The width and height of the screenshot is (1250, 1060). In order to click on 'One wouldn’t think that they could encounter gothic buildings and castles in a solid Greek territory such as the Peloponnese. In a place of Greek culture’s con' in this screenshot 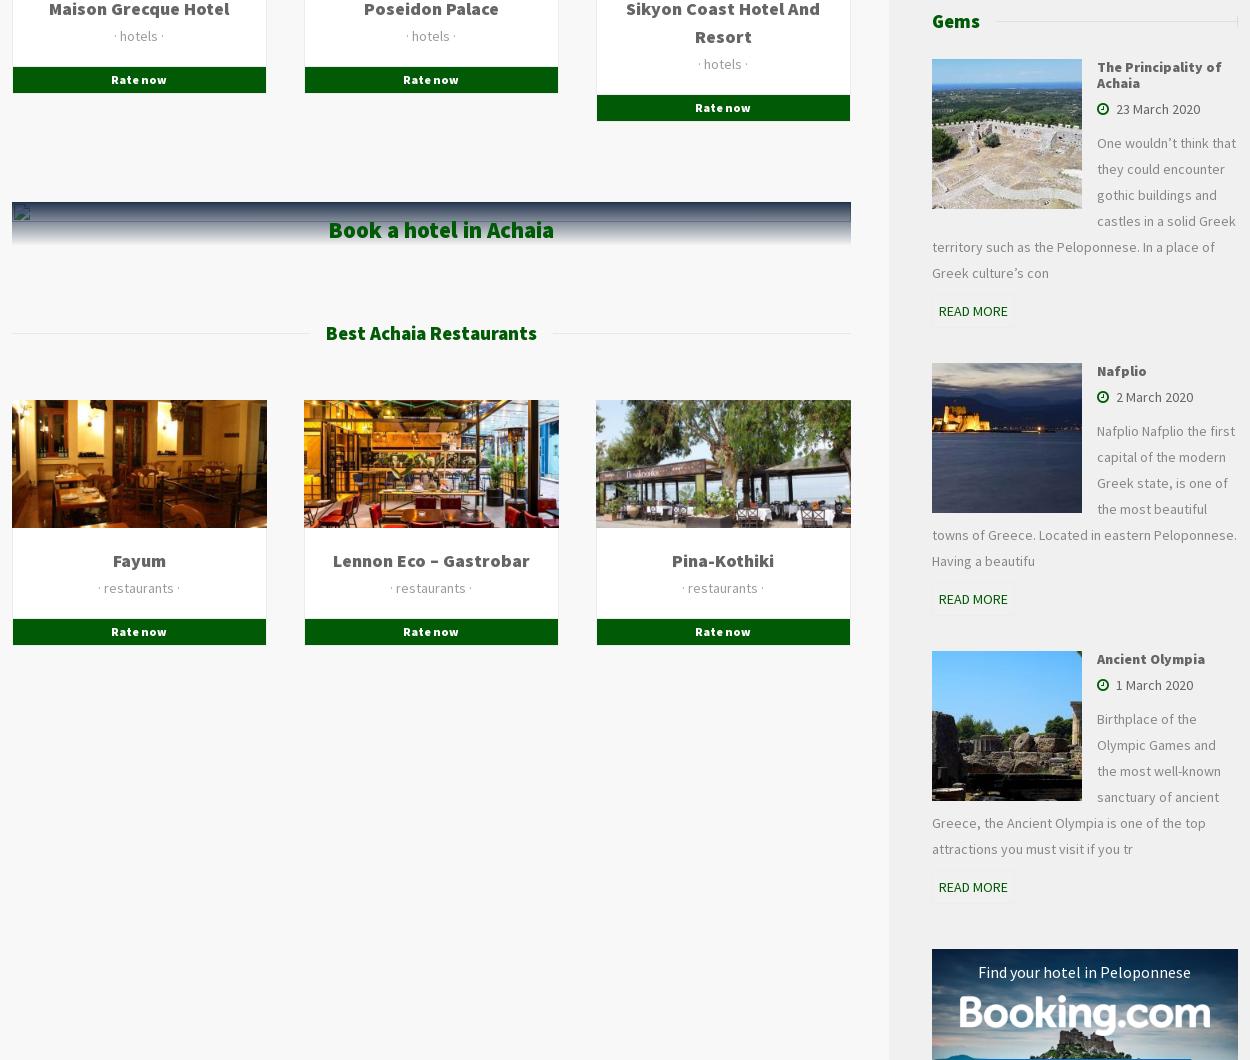, I will do `click(931, 206)`.